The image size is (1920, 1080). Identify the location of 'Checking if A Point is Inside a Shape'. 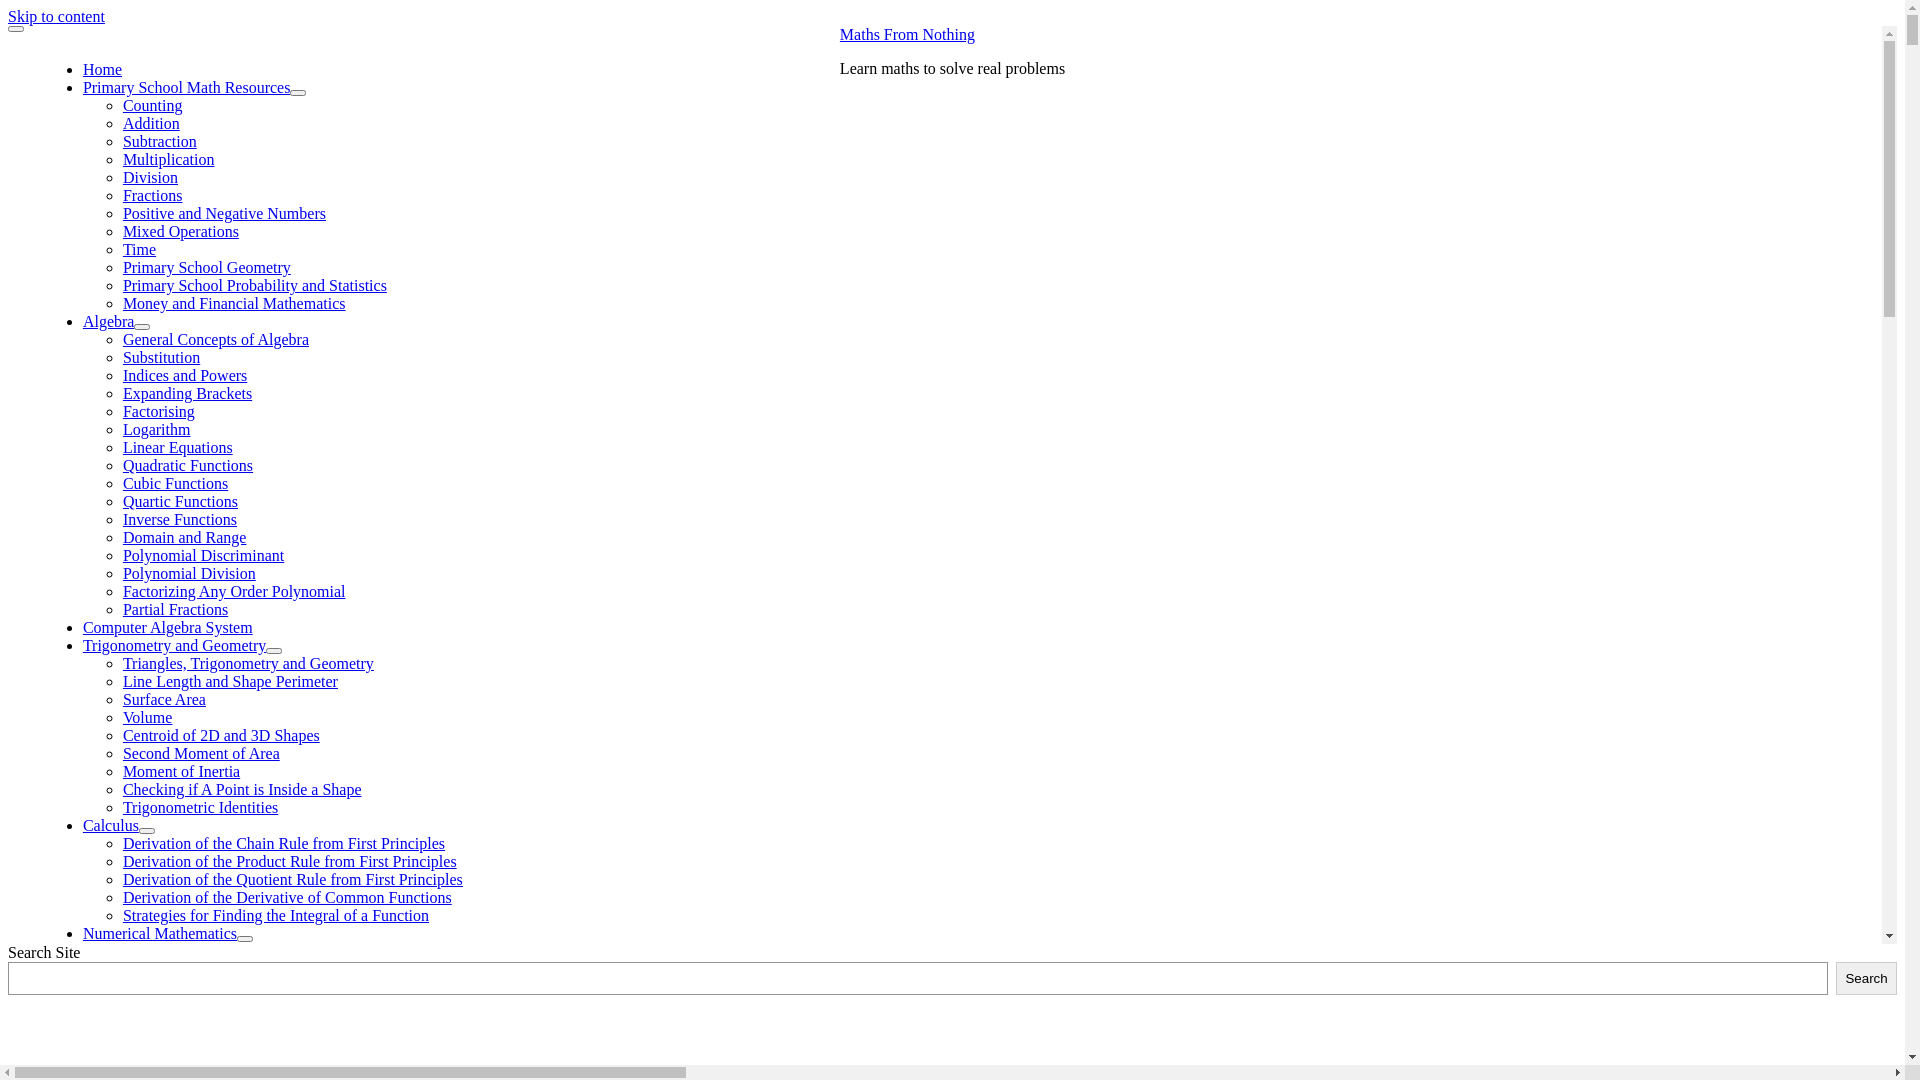
(241, 788).